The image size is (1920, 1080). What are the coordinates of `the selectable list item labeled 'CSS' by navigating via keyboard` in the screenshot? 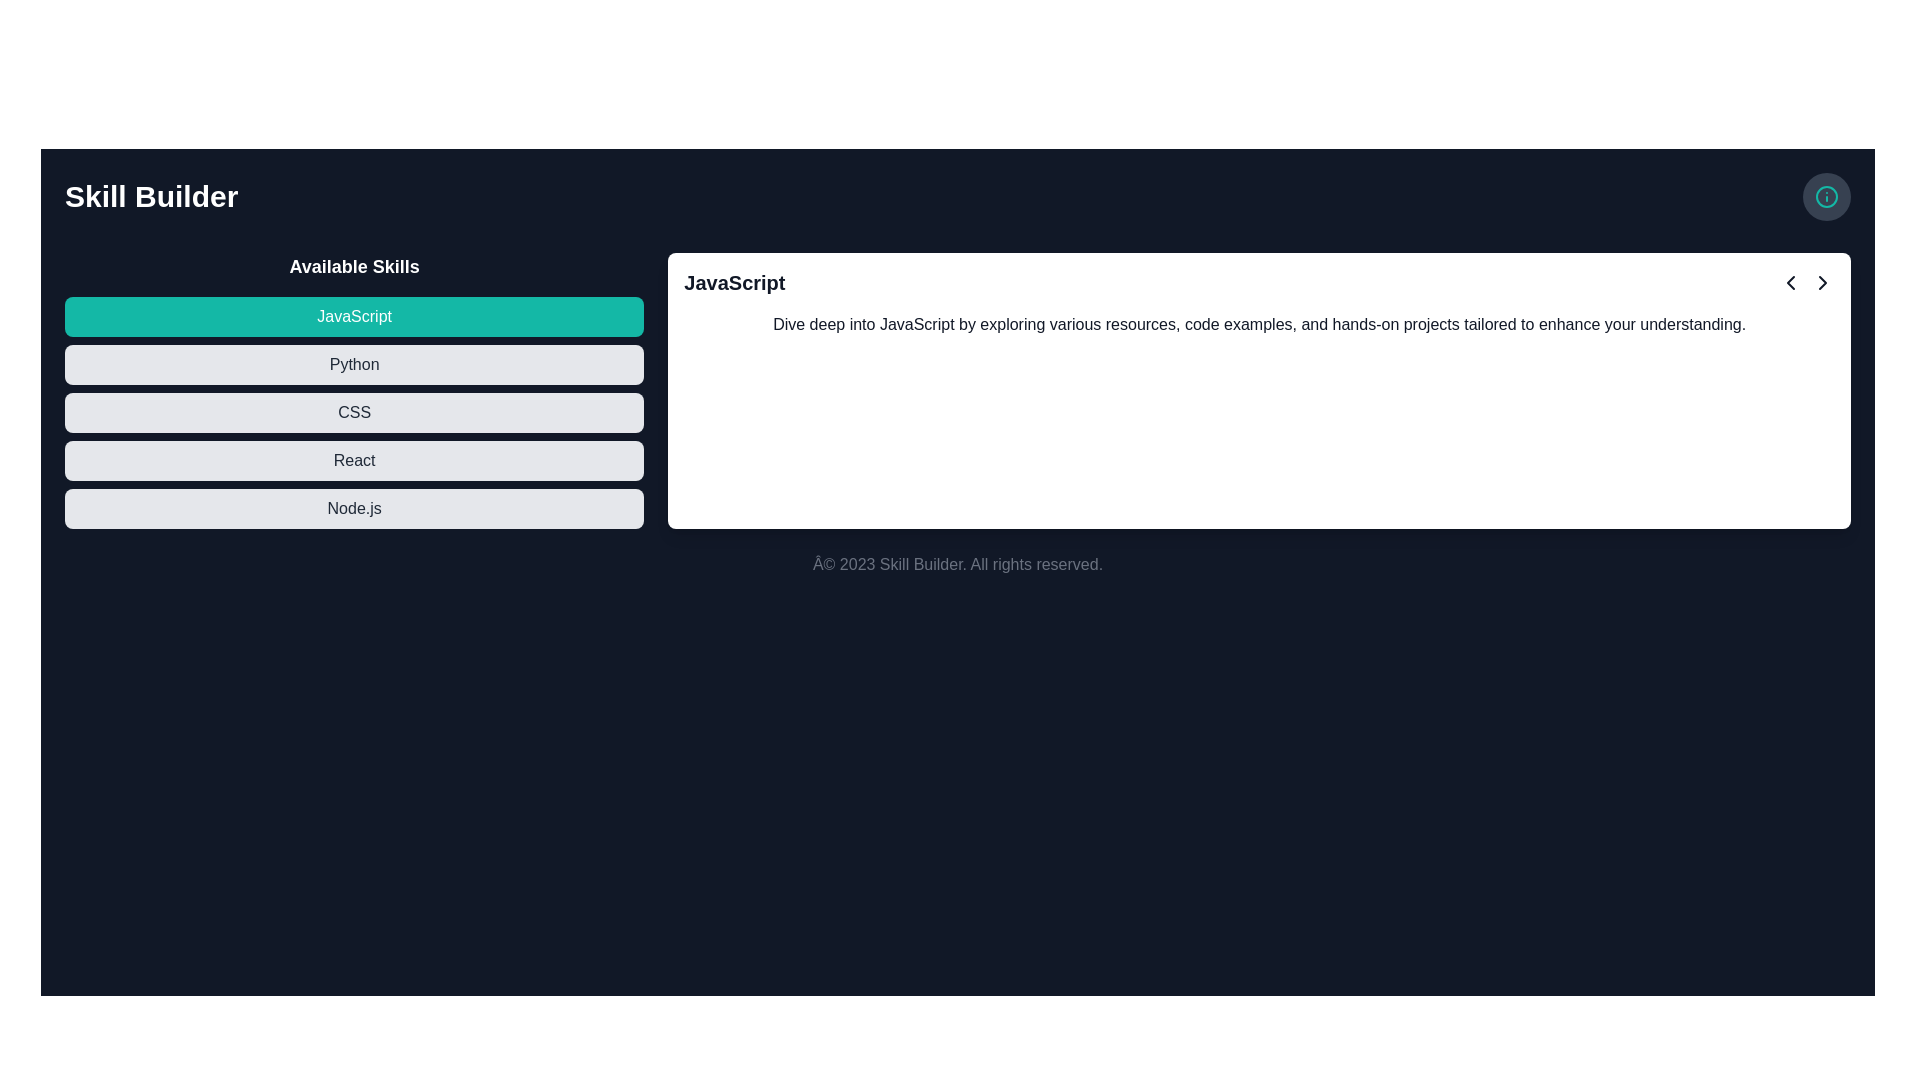 It's located at (354, 411).